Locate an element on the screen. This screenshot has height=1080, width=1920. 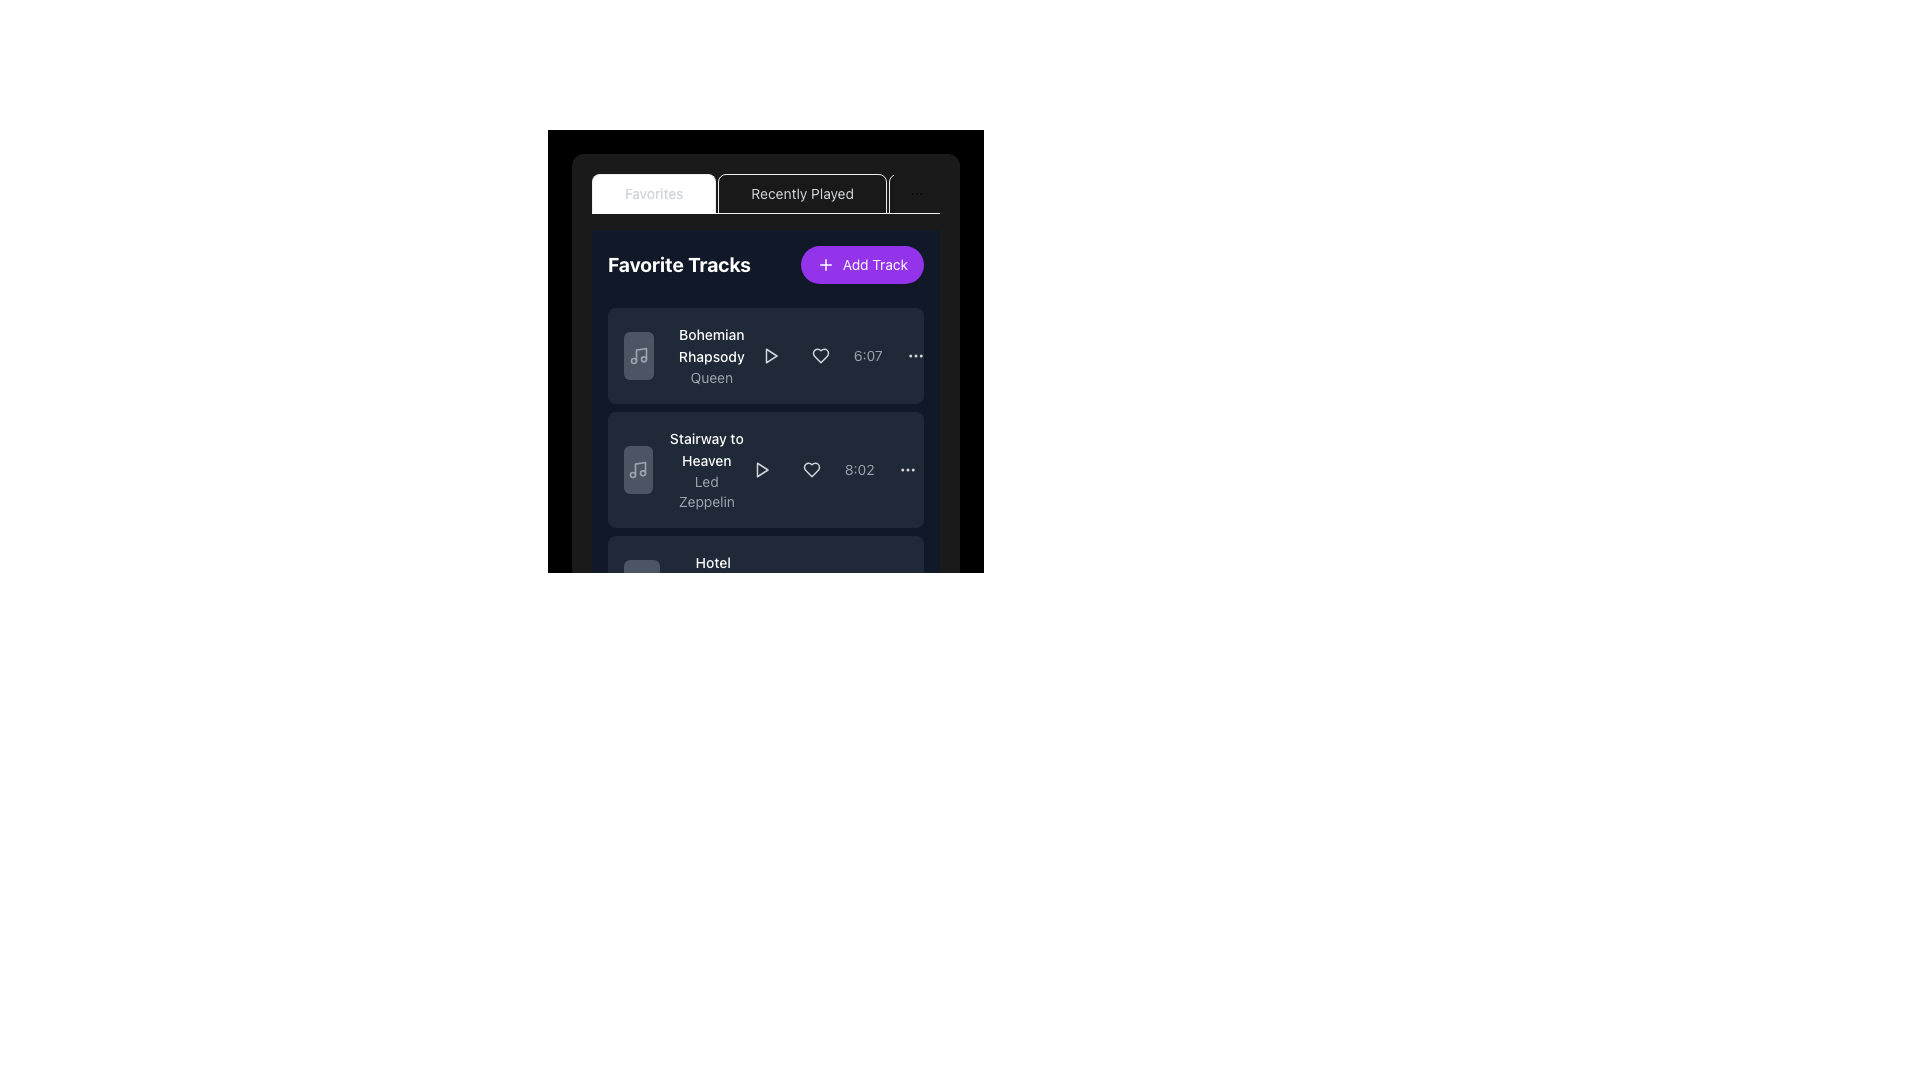
the 'favorite' icon located immediately to the right of the 'play' button in the 'Favorite Tracks' section is located at coordinates (820, 354).